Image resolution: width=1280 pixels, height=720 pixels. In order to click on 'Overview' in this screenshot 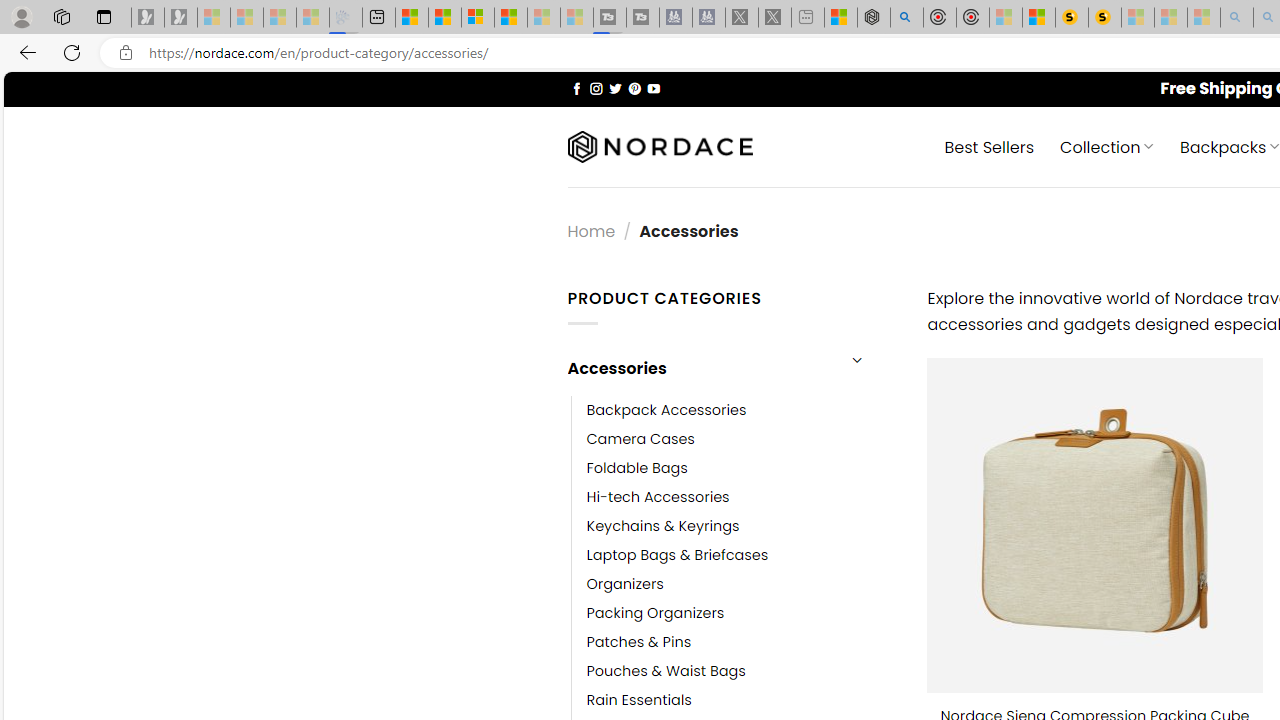, I will do `click(477, 17)`.